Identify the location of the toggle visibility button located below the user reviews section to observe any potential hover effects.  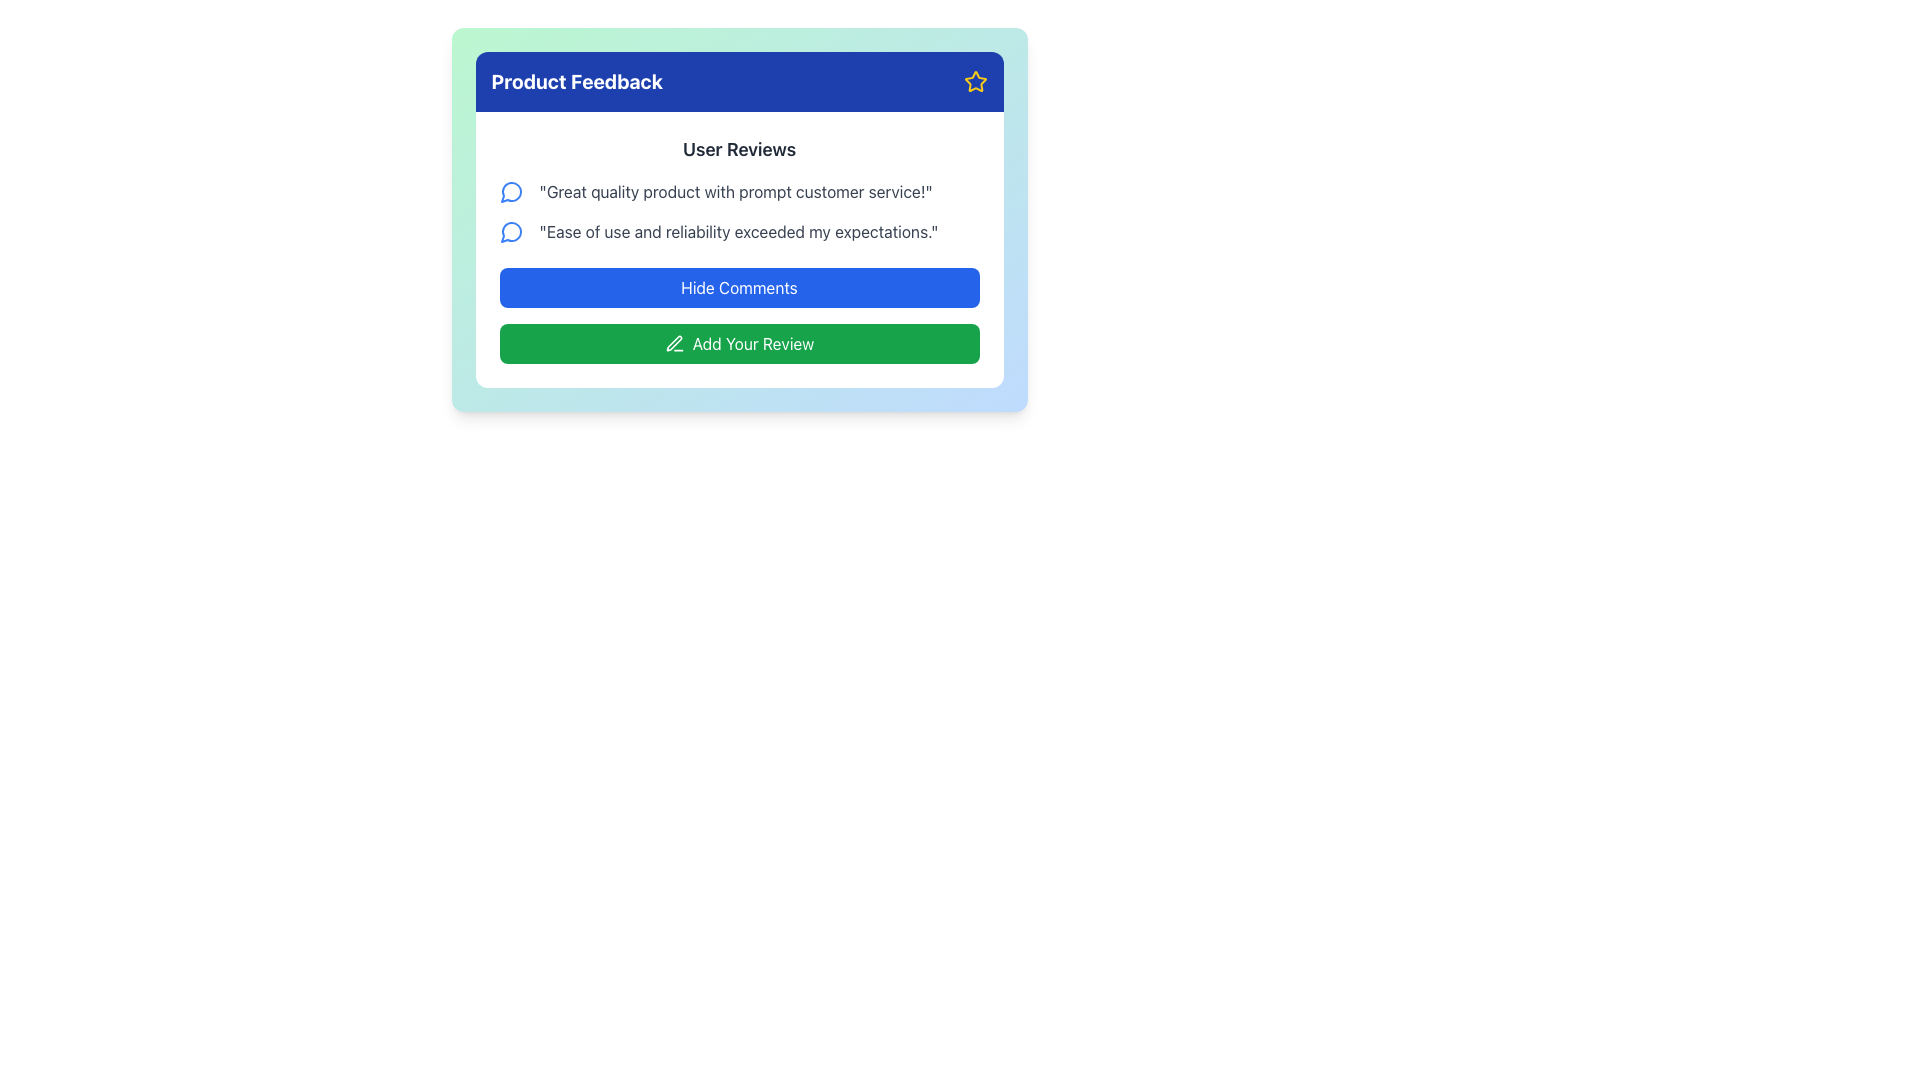
(738, 288).